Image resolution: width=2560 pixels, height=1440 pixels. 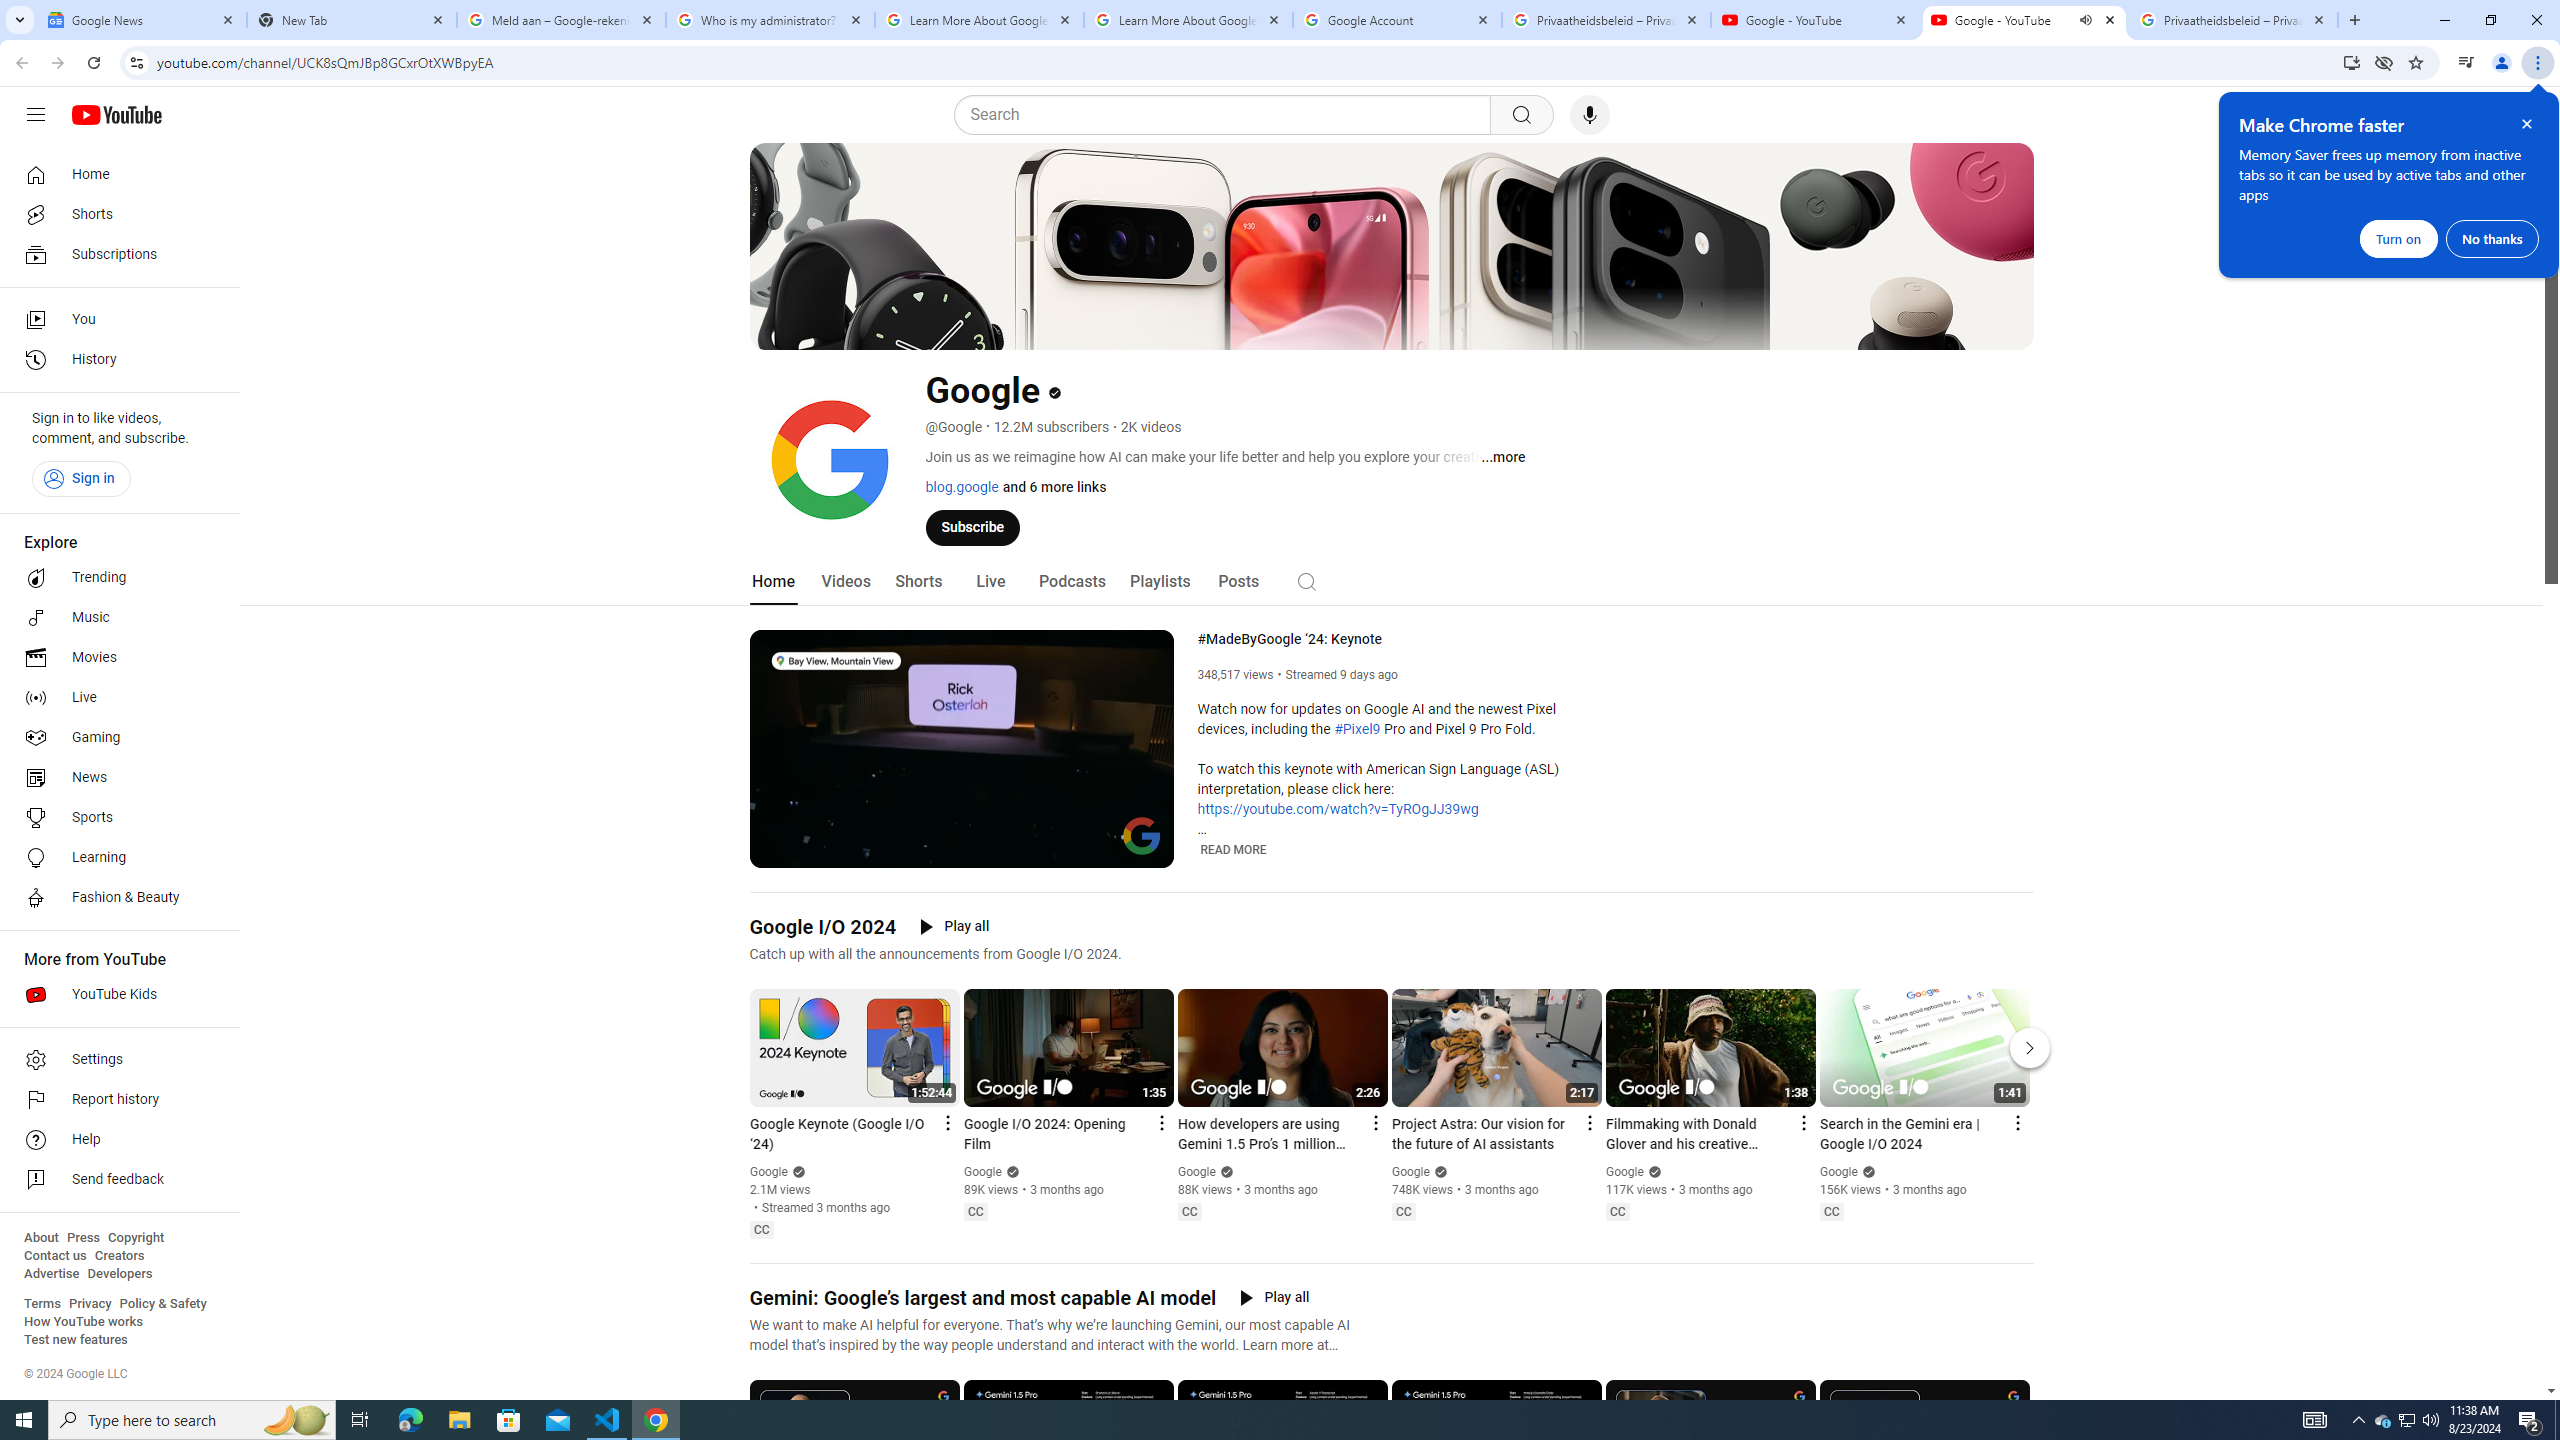 I want to click on 'Playlists', so click(x=1158, y=581).